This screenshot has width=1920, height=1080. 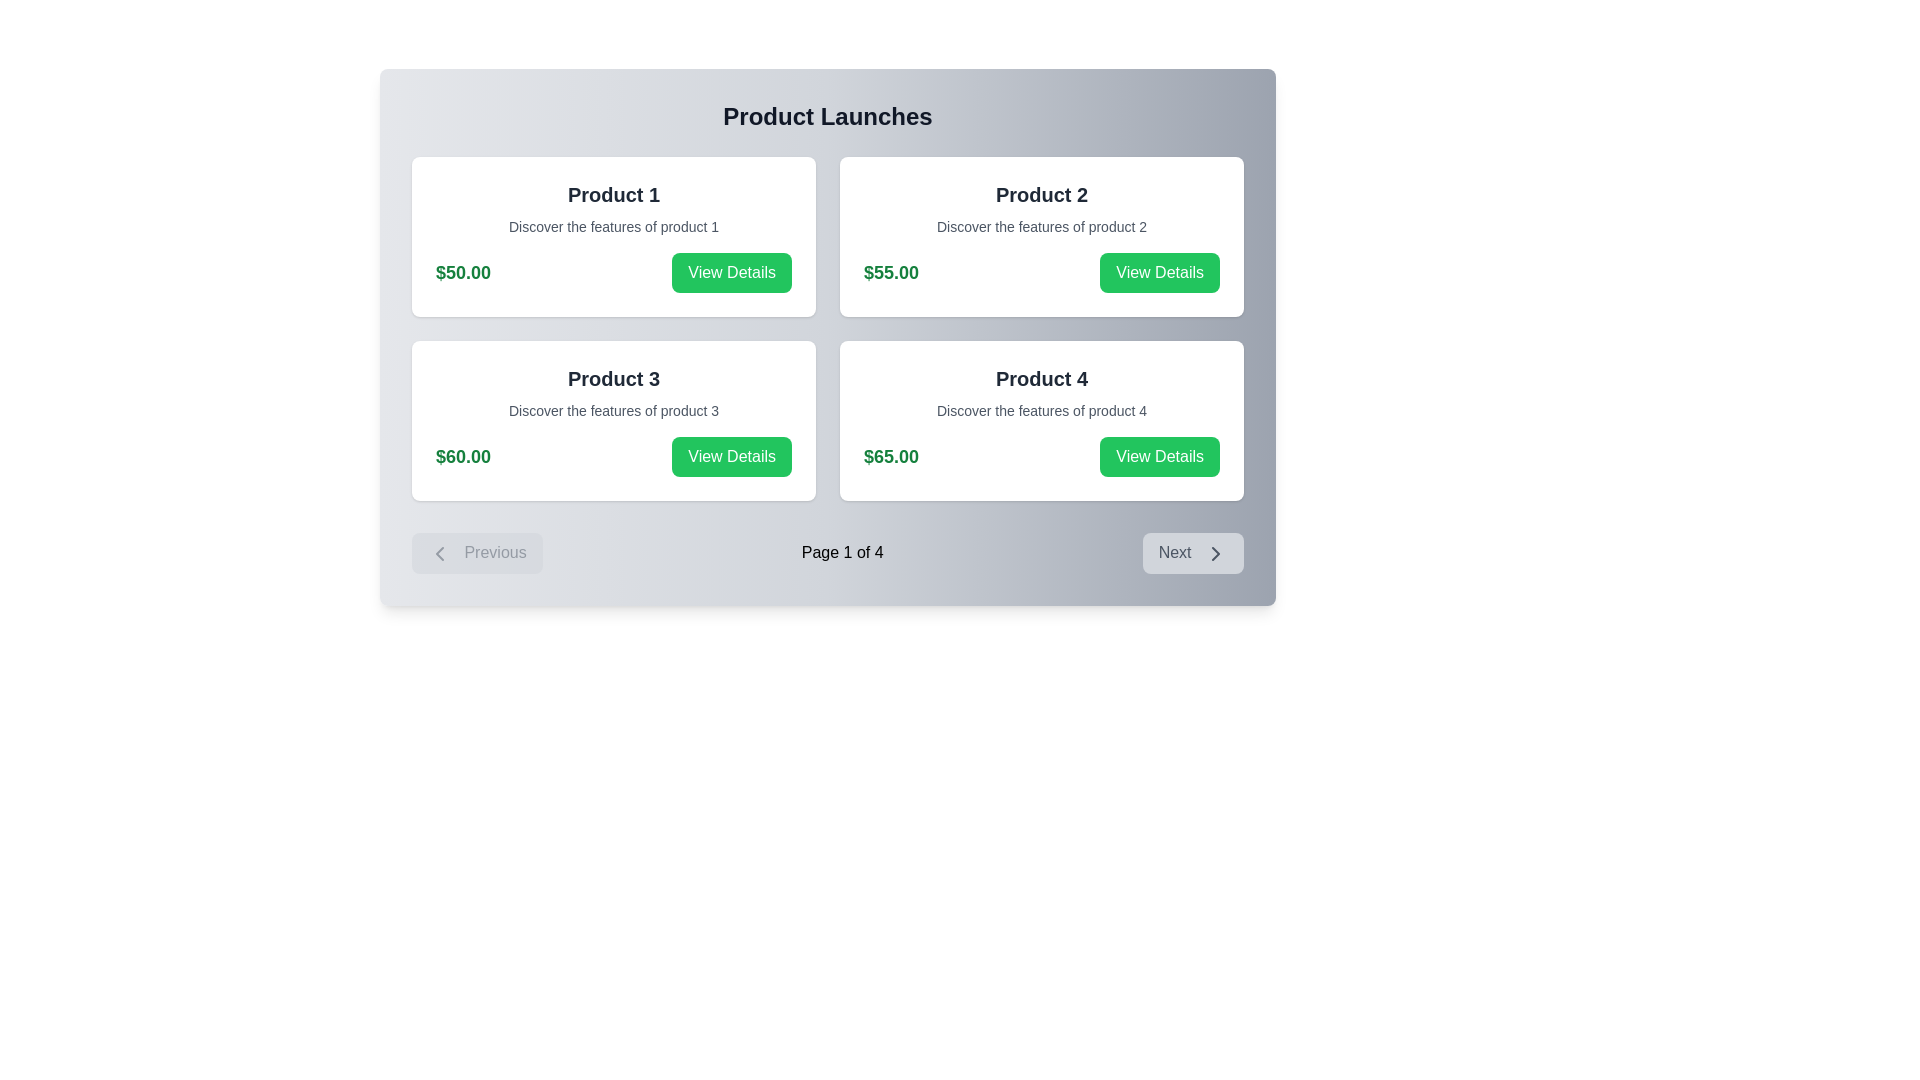 What do you see at coordinates (1160, 273) in the screenshot?
I see `the 'View Details' button with a green background and white text, located in the top-right quadrant of the layout, next to the price '$55.00' in the 'Product 2' card` at bounding box center [1160, 273].